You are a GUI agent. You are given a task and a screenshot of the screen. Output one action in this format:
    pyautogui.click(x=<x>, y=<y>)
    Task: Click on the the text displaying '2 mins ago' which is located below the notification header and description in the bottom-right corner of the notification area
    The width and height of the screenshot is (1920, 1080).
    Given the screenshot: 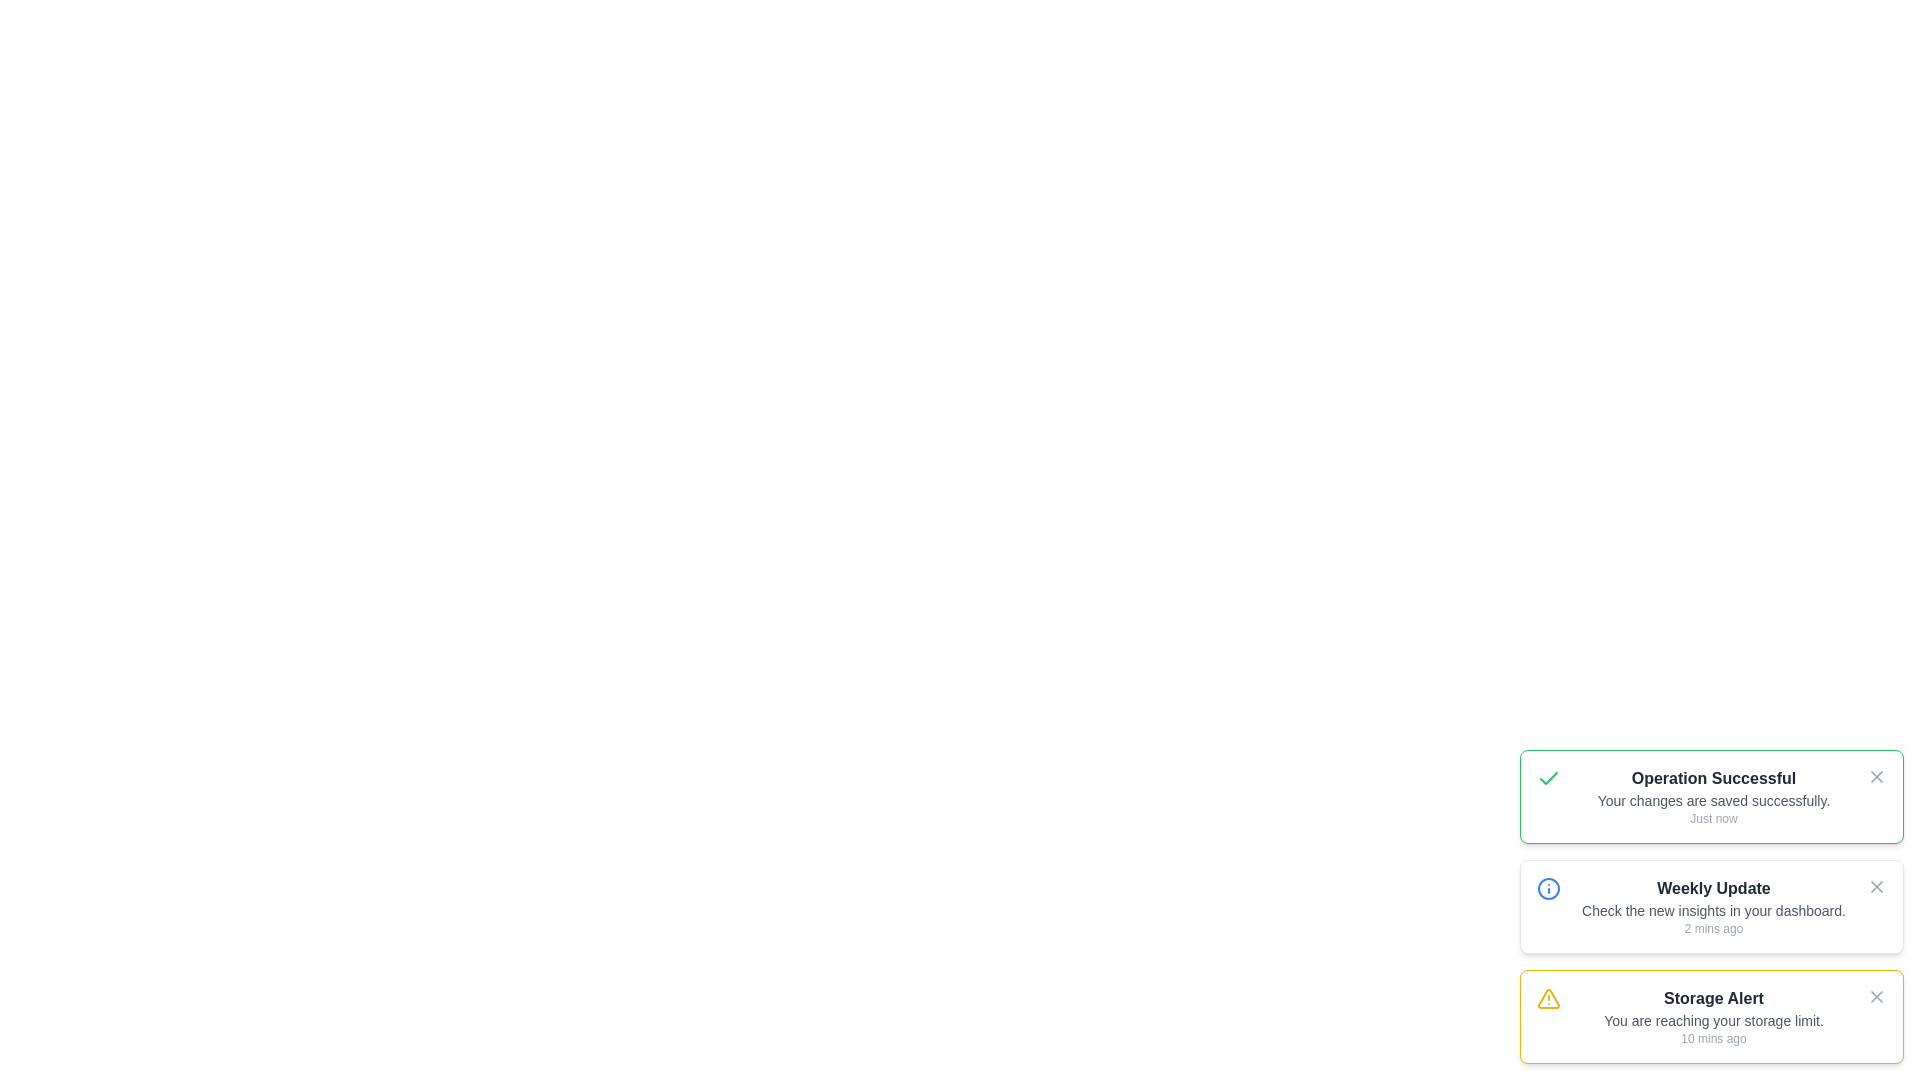 What is the action you would take?
    pyautogui.click(x=1712, y=929)
    